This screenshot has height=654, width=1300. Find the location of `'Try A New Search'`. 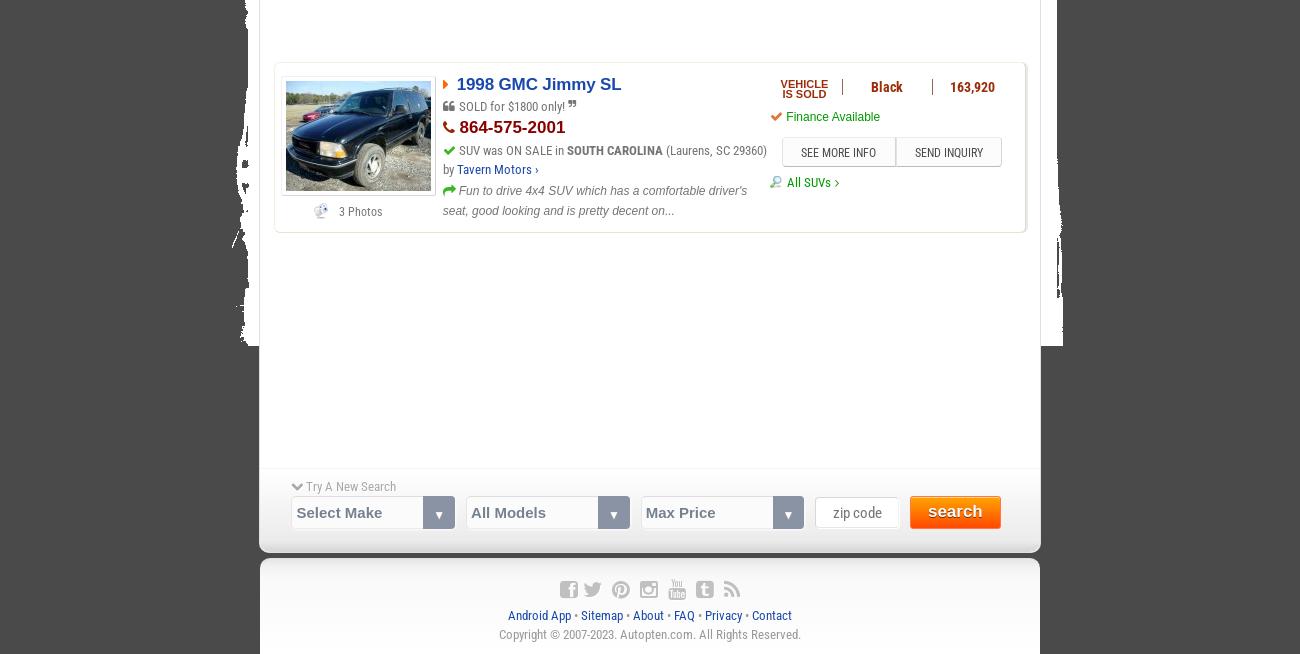

'Try A New Search' is located at coordinates (348, 484).